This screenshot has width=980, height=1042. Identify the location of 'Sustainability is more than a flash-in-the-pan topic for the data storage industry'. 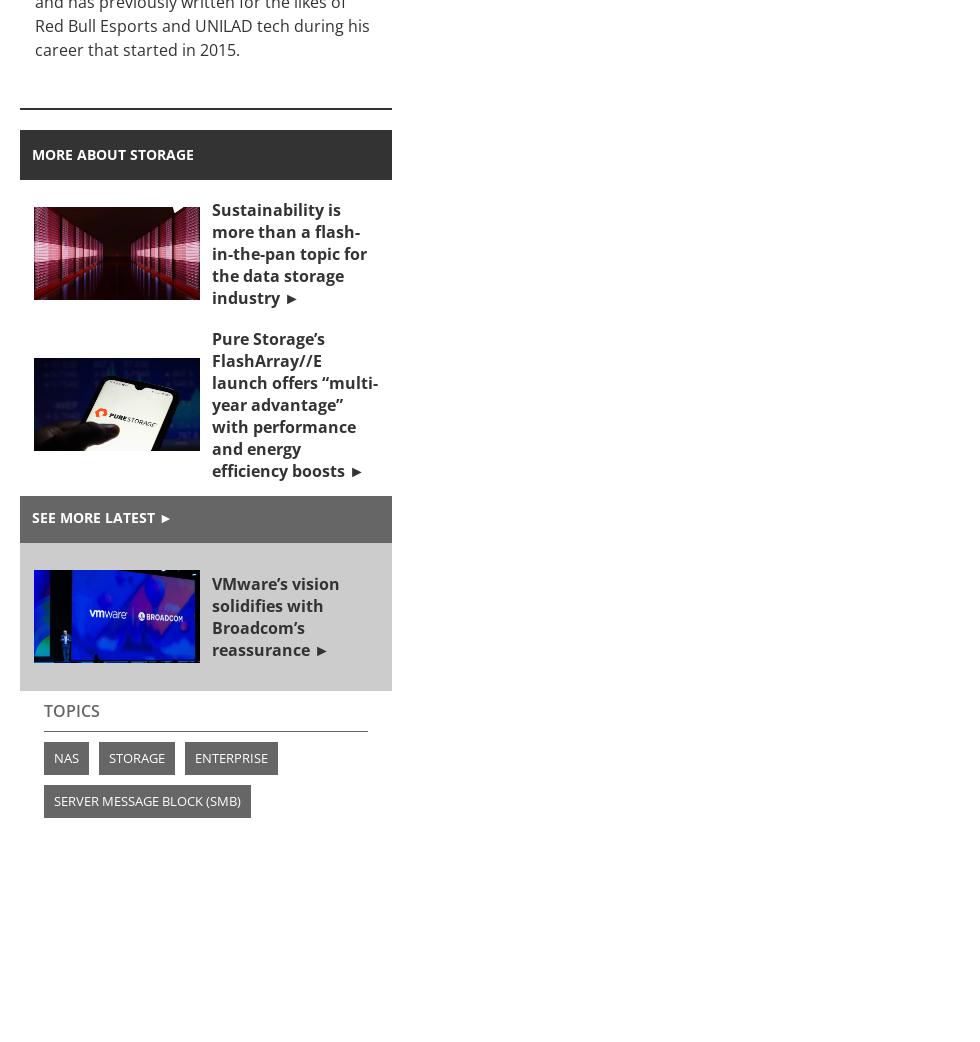
(289, 251).